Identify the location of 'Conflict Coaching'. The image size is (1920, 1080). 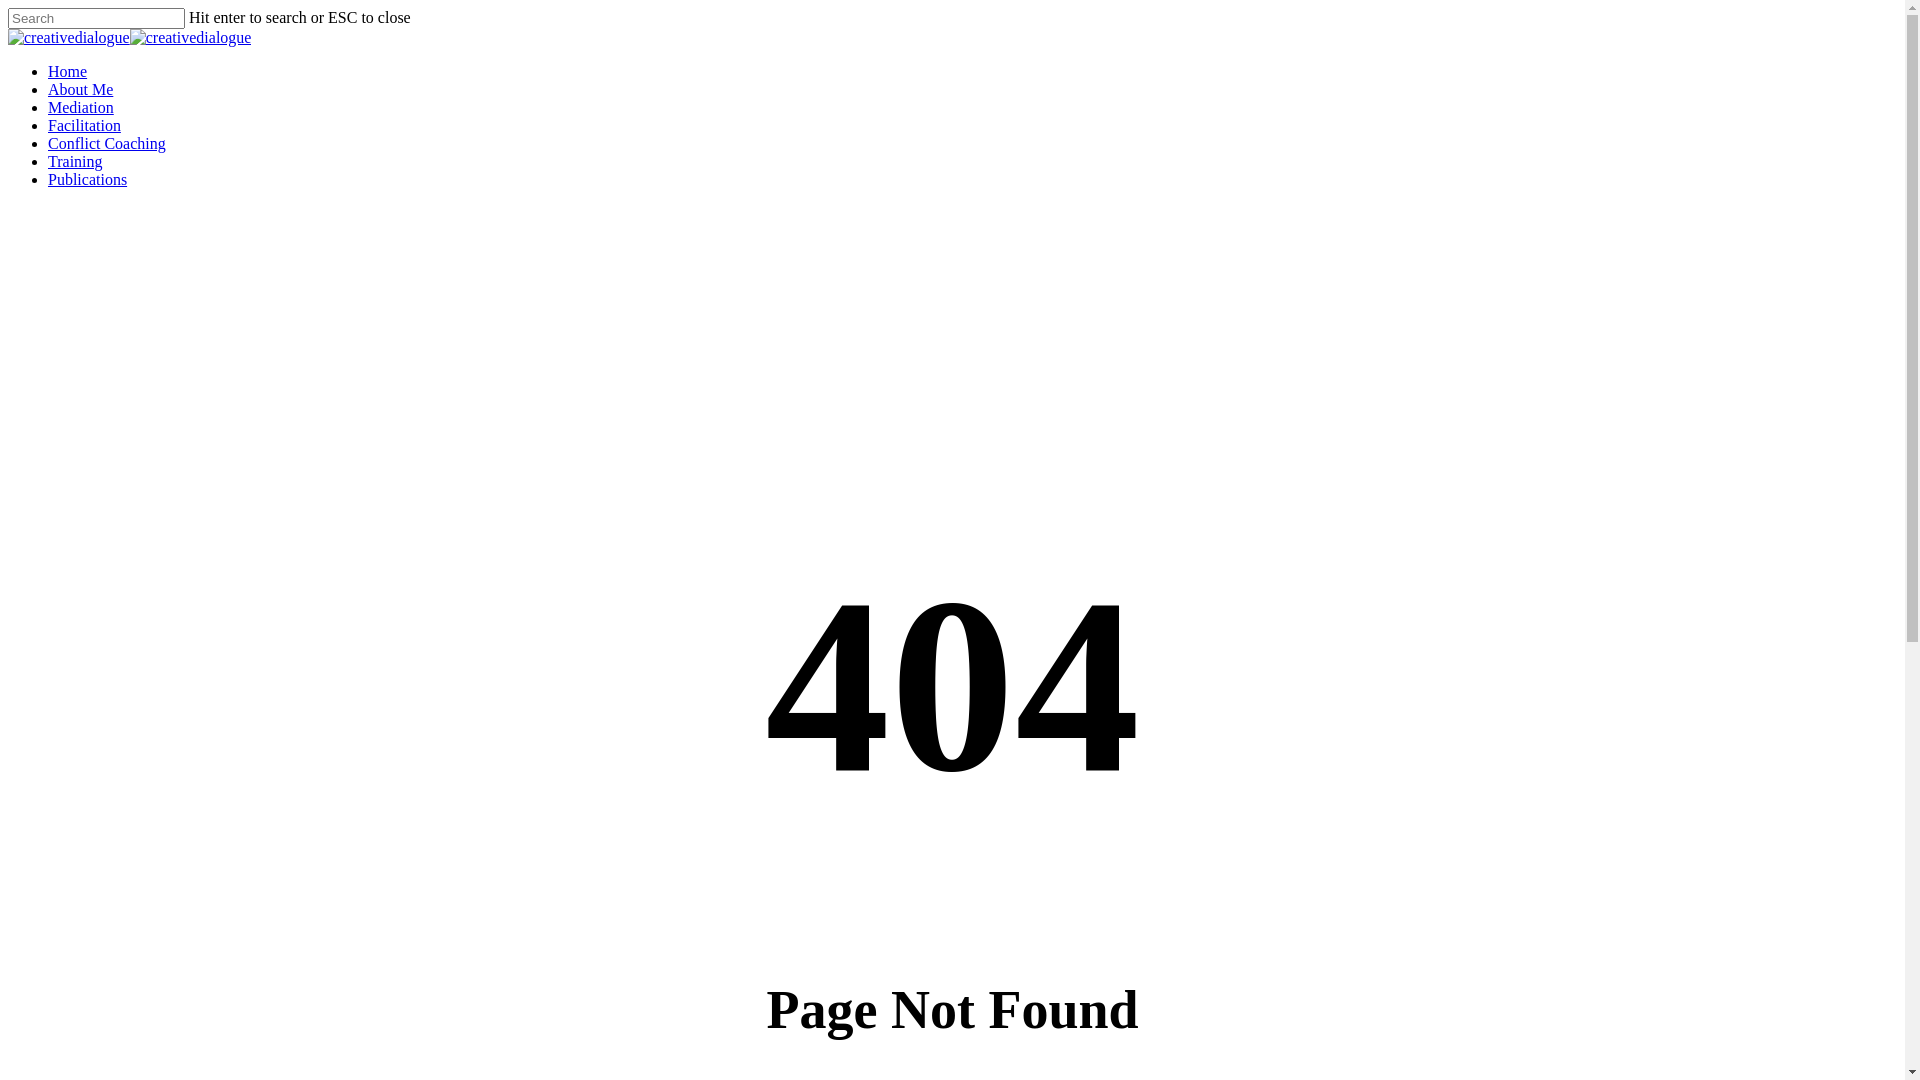
(105, 142).